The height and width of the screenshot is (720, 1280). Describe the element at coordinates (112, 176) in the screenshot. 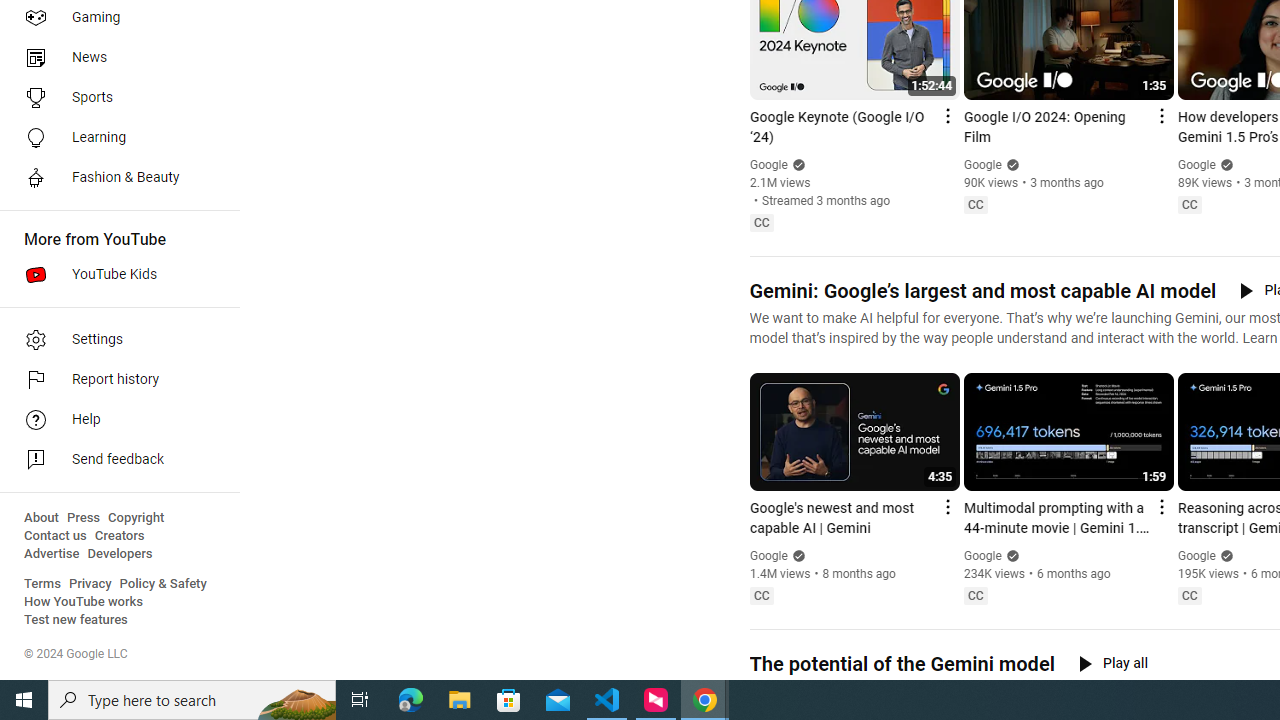

I see `'Fashion & Beauty'` at that location.